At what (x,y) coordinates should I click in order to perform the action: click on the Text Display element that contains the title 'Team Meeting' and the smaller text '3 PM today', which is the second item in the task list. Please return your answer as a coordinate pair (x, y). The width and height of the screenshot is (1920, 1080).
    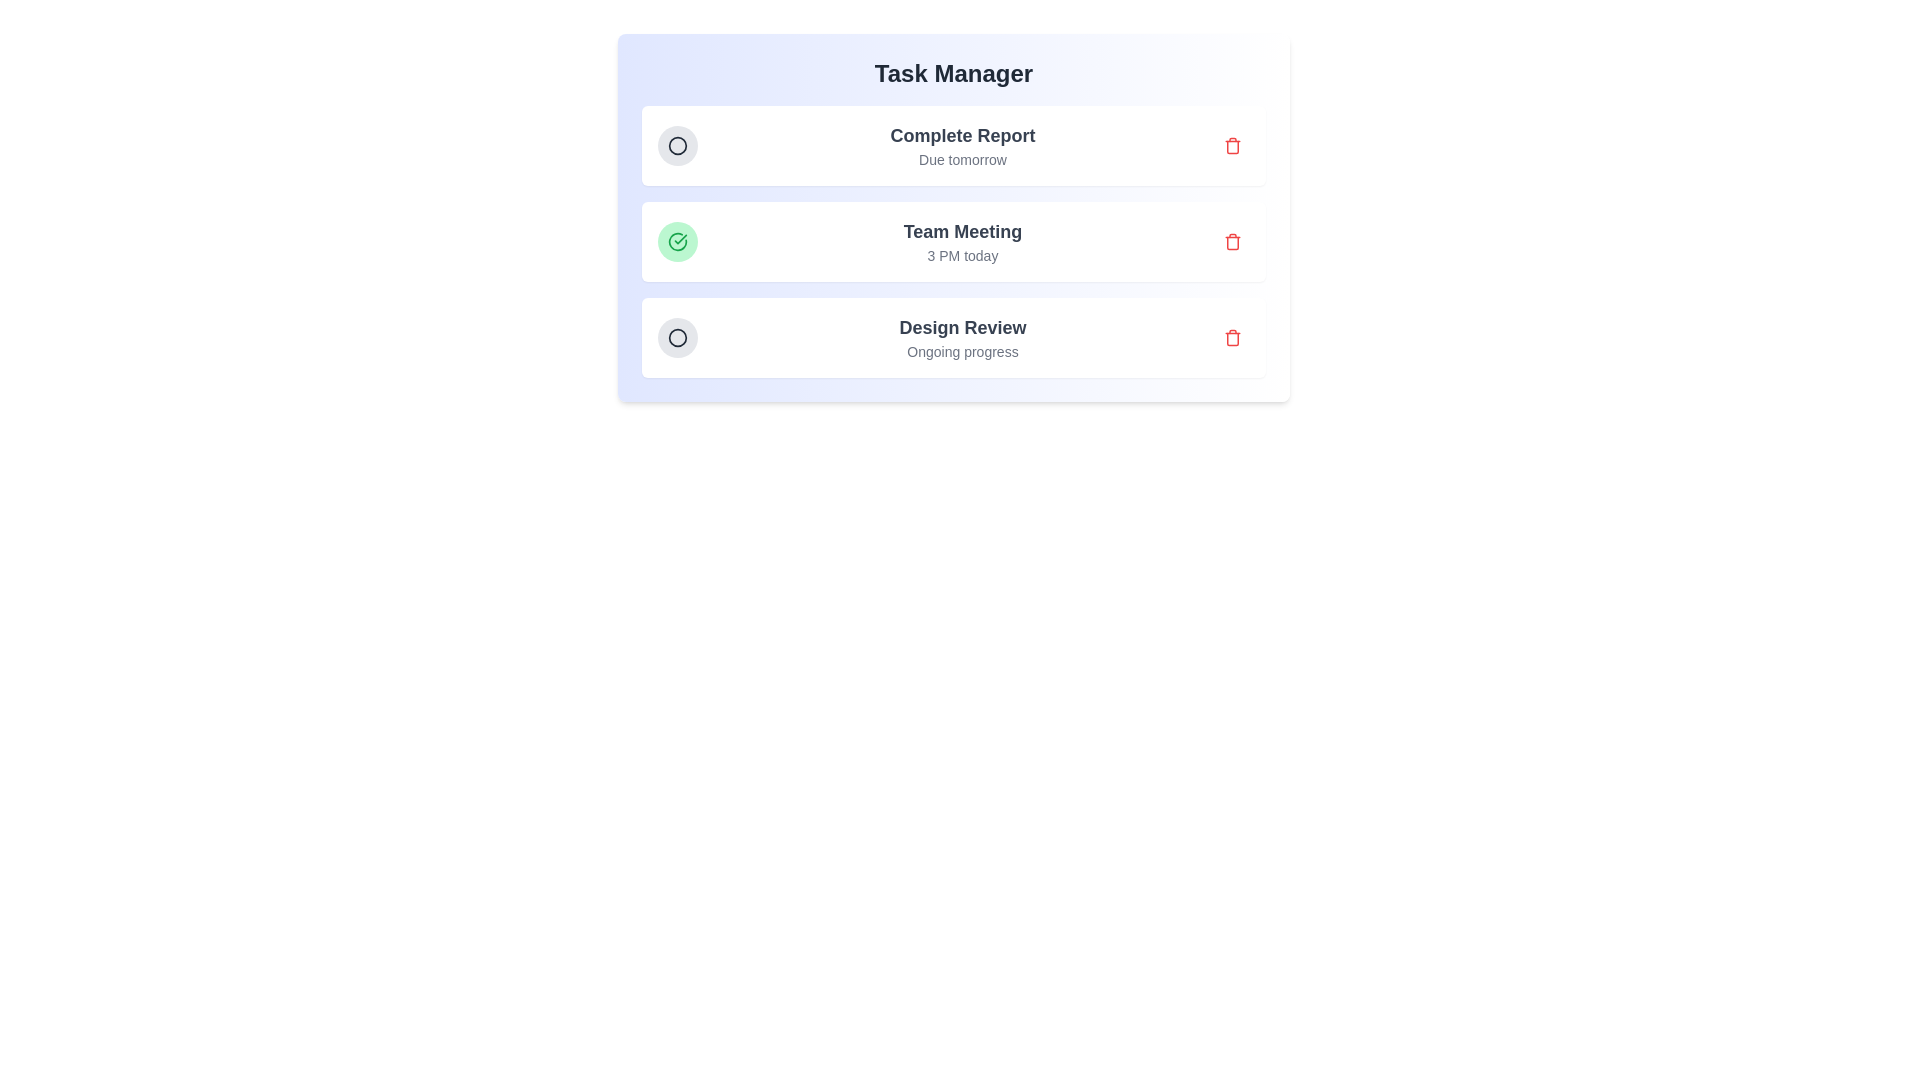
    Looking at the image, I should click on (963, 241).